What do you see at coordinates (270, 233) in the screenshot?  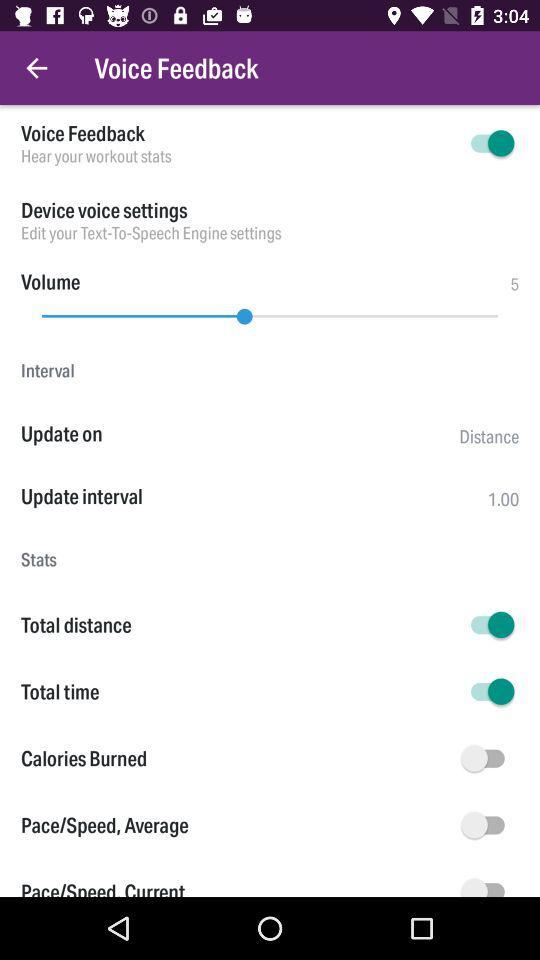 I see `the icon above the volume` at bounding box center [270, 233].